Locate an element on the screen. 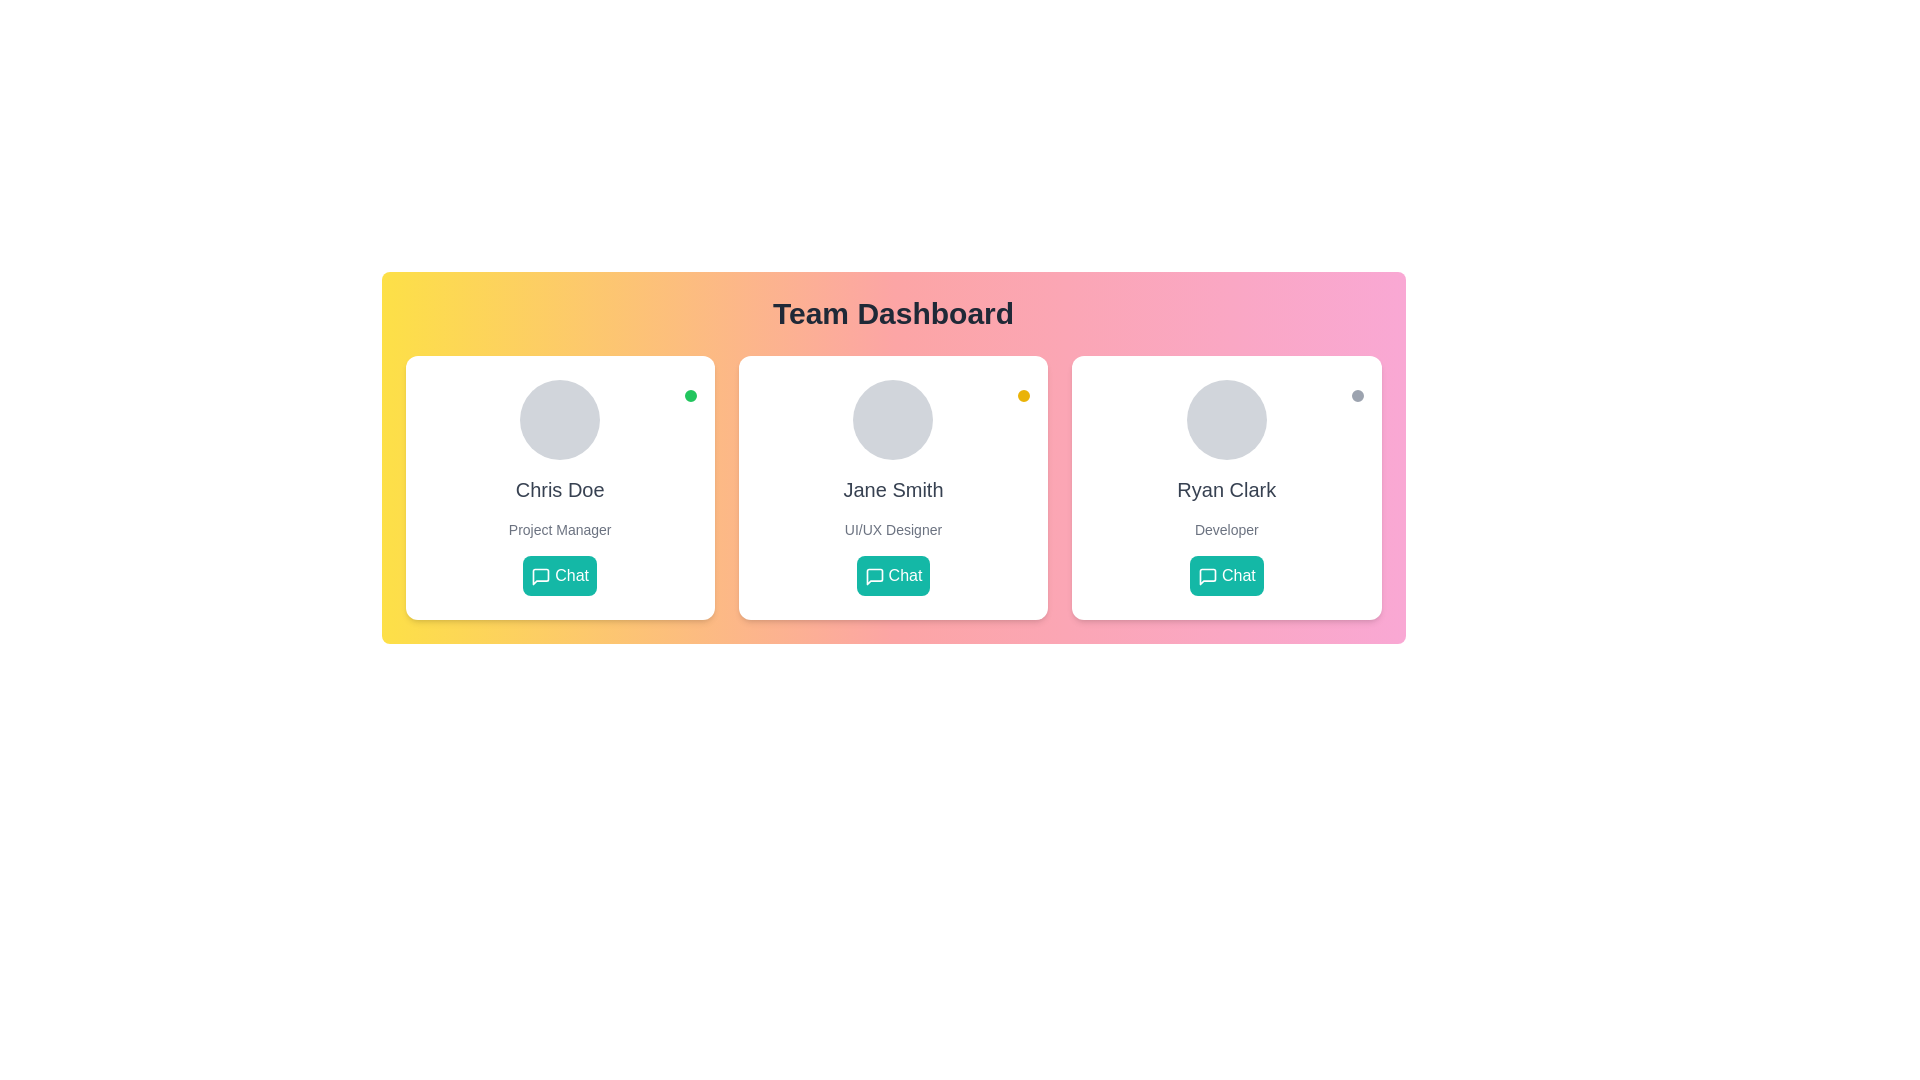 The height and width of the screenshot is (1080, 1920). the image placeholder located at the top of the rightmost card that displays the profile picture for 'Ryan Clark', the Developer is located at coordinates (1225, 419).